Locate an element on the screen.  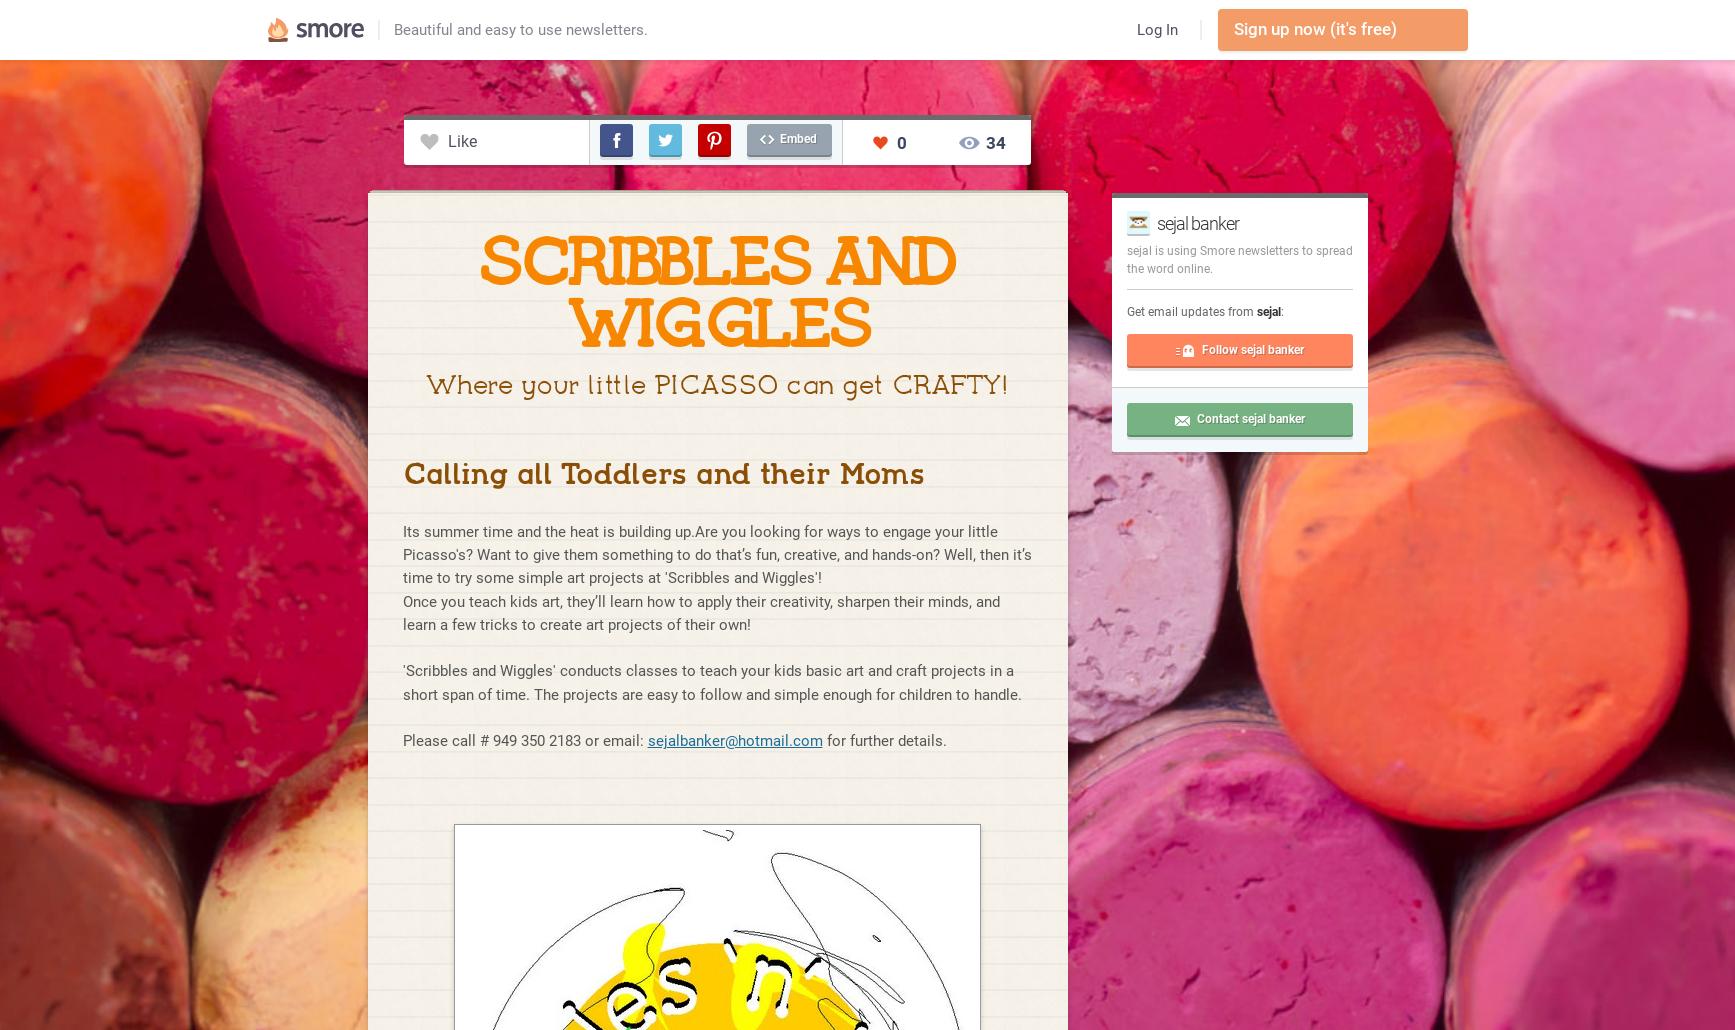
'Log In' is located at coordinates (1155, 29).